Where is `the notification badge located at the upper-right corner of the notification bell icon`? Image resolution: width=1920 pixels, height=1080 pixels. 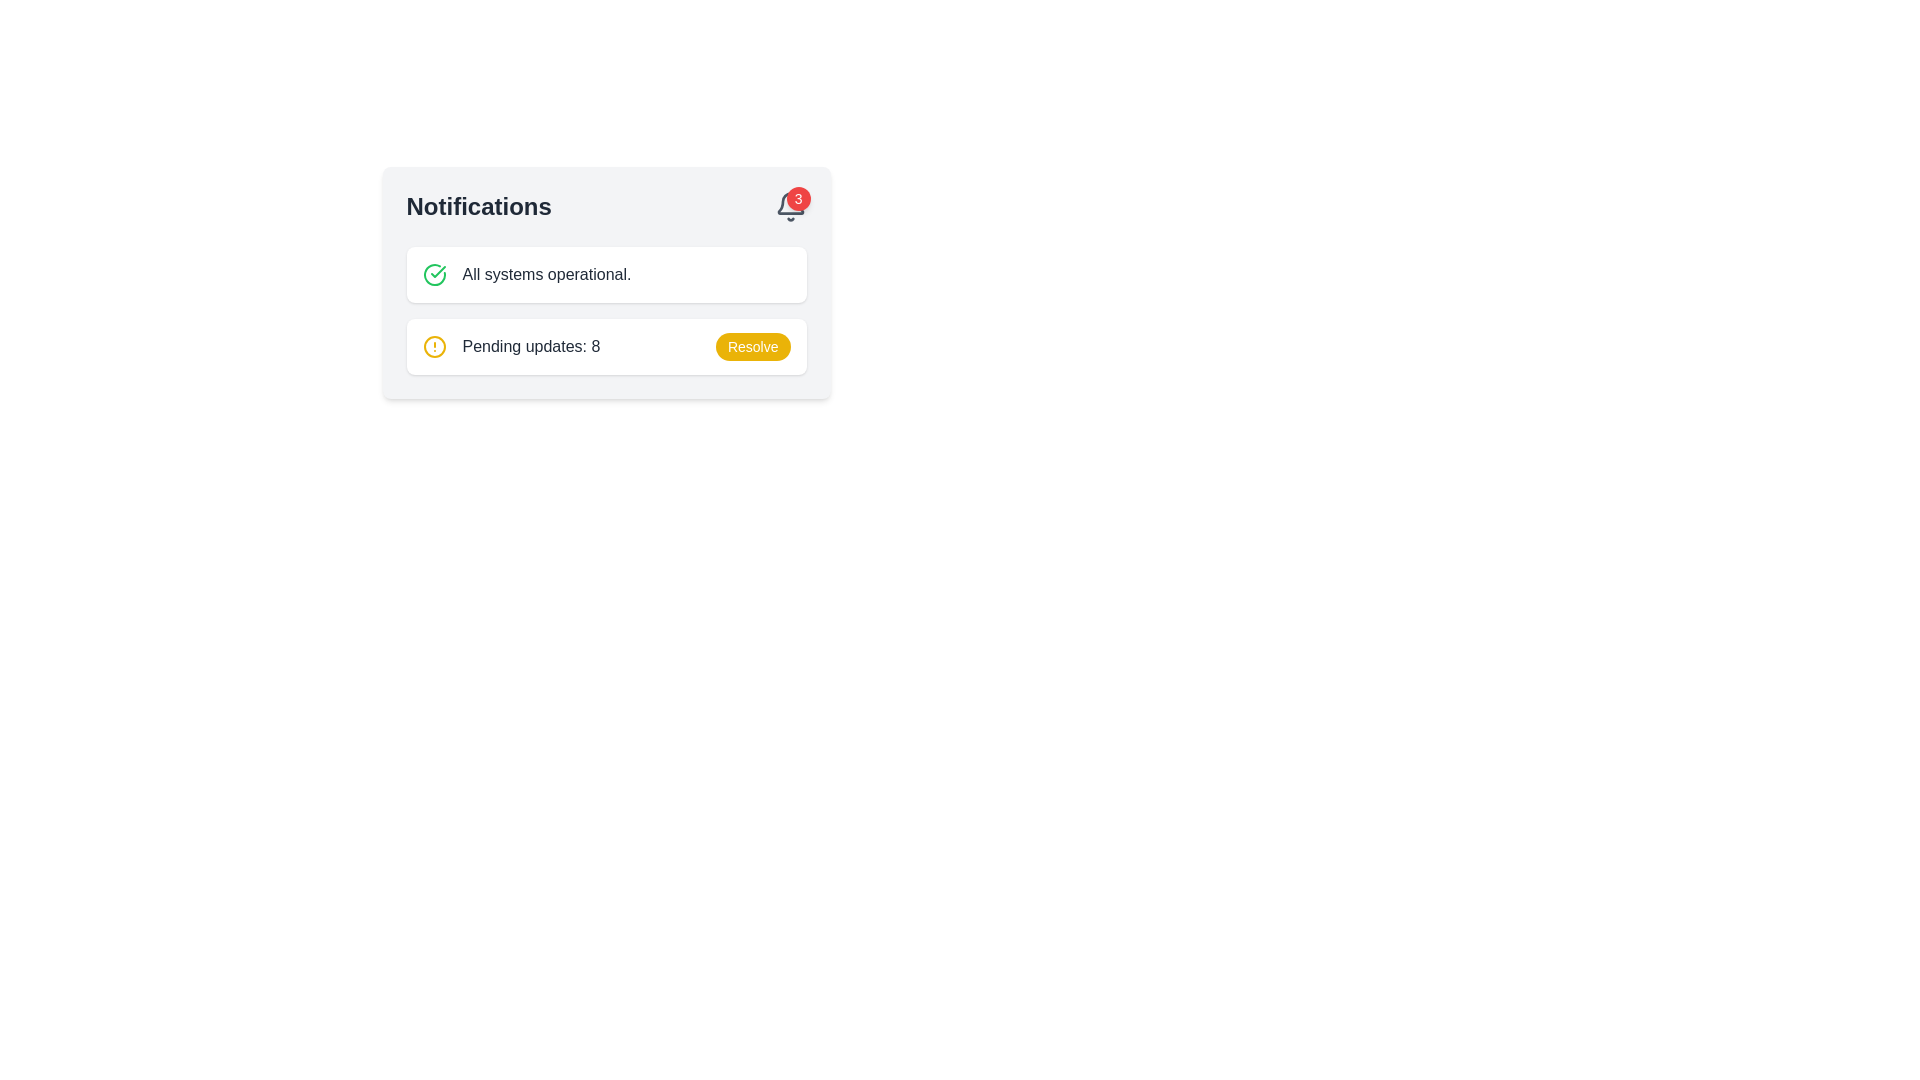 the notification badge located at the upper-right corner of the notification bell icon is located at coordinates (797, 199).